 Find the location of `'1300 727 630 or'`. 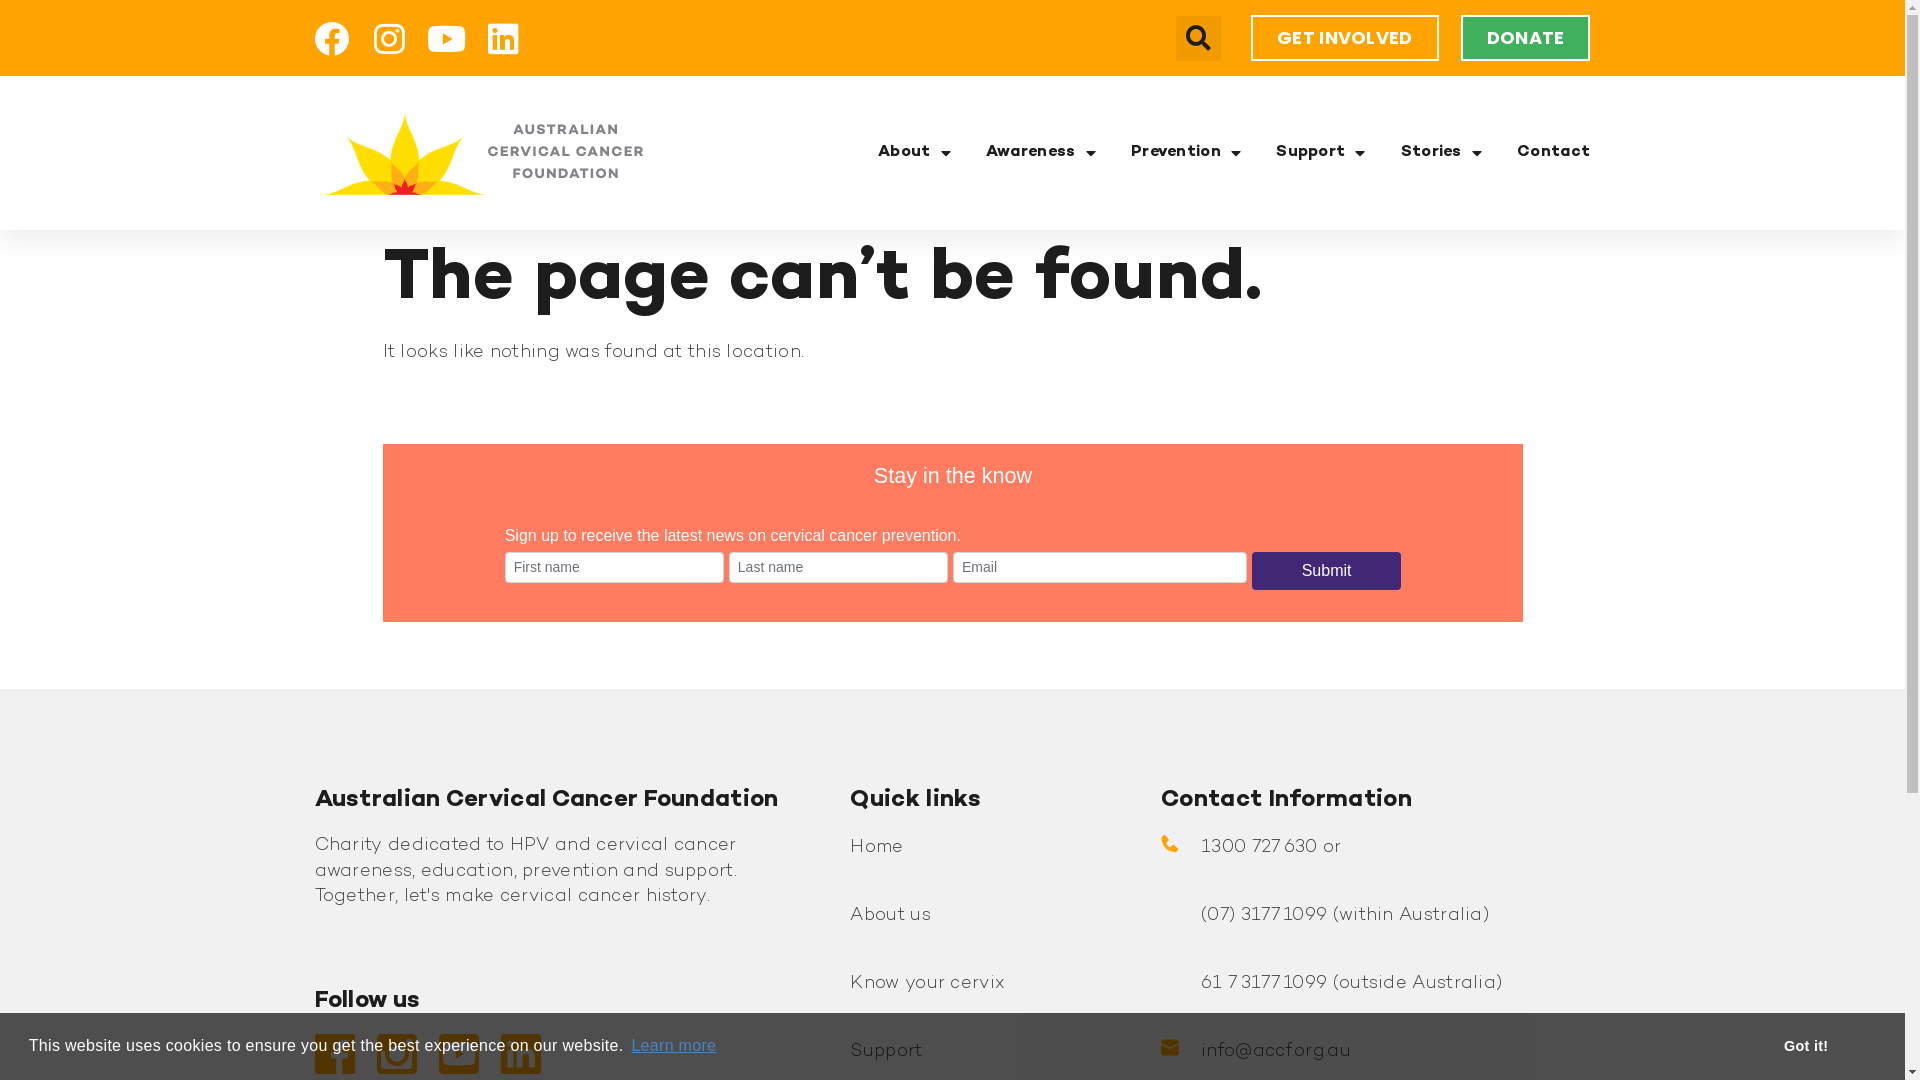

'1300 727 630 or' is located at coordinates (1200, 847).